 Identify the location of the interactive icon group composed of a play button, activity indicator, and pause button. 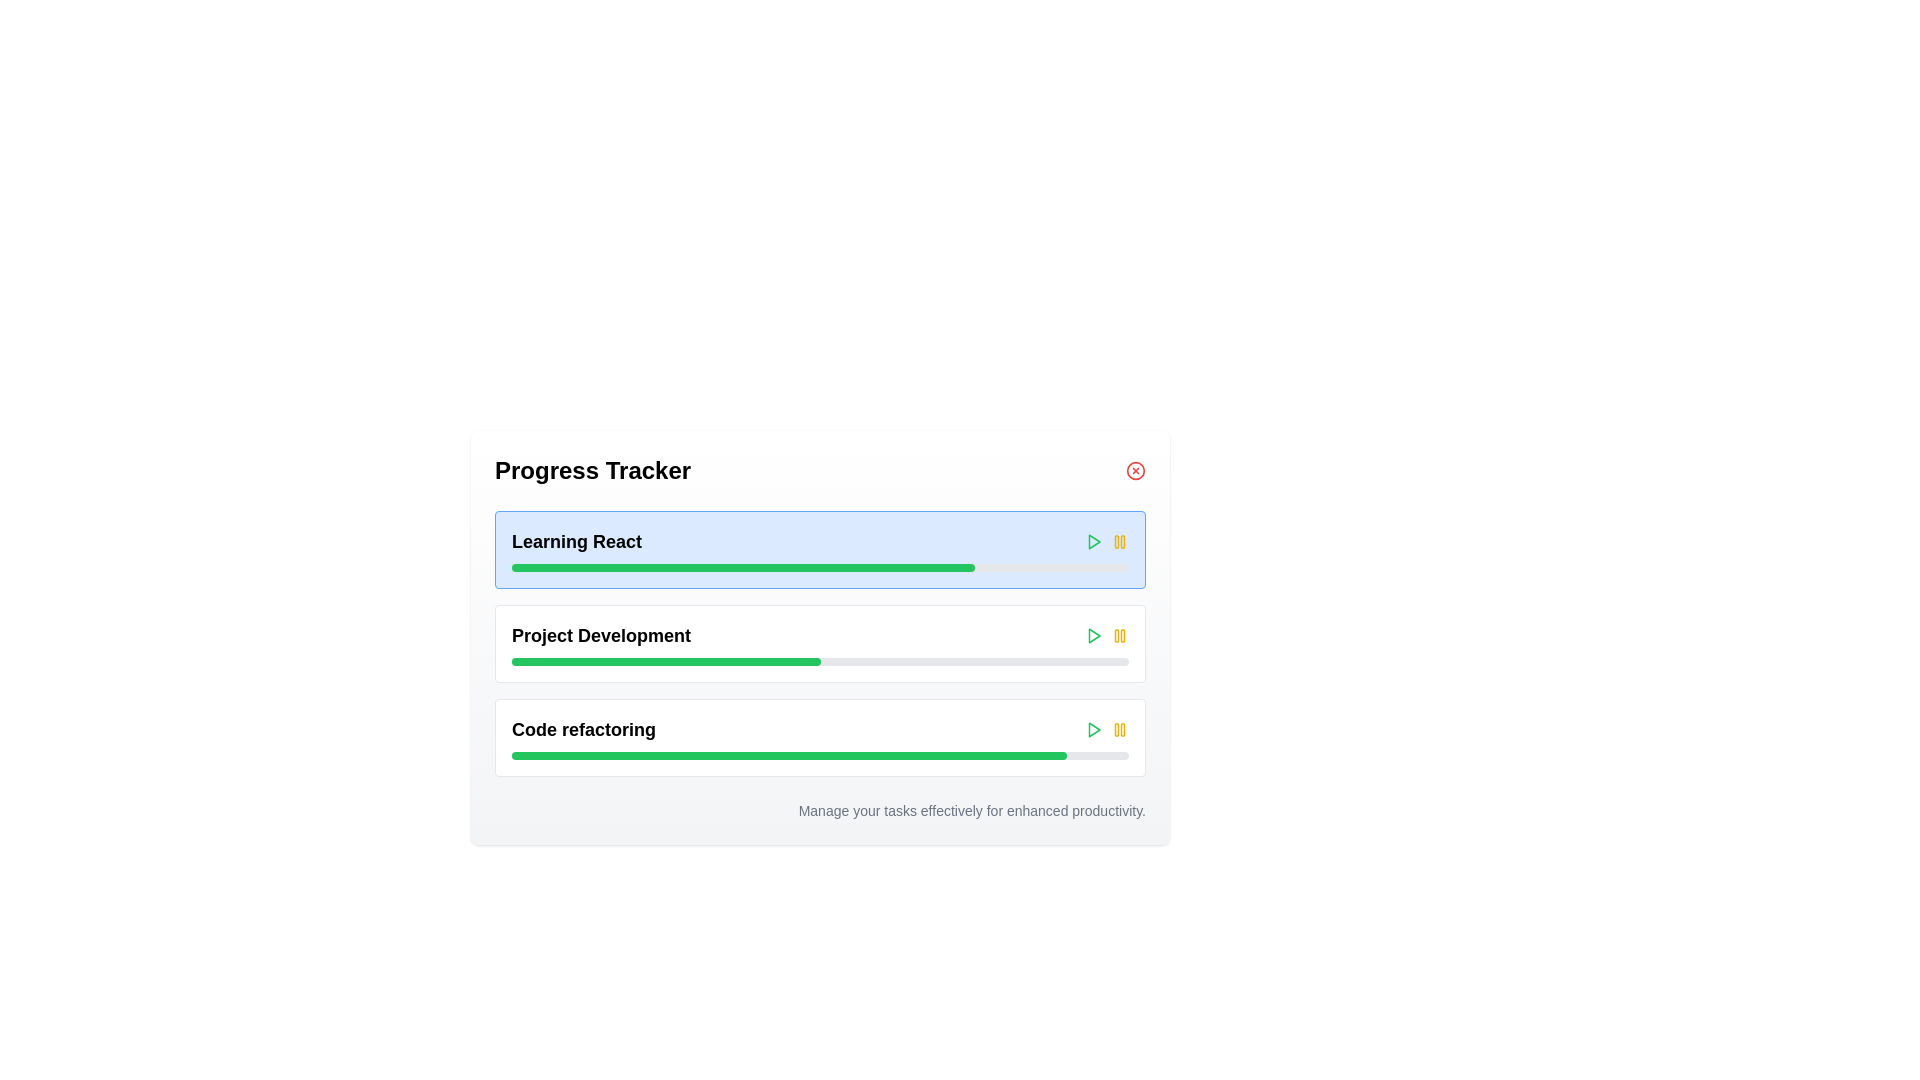
(1106, 542).